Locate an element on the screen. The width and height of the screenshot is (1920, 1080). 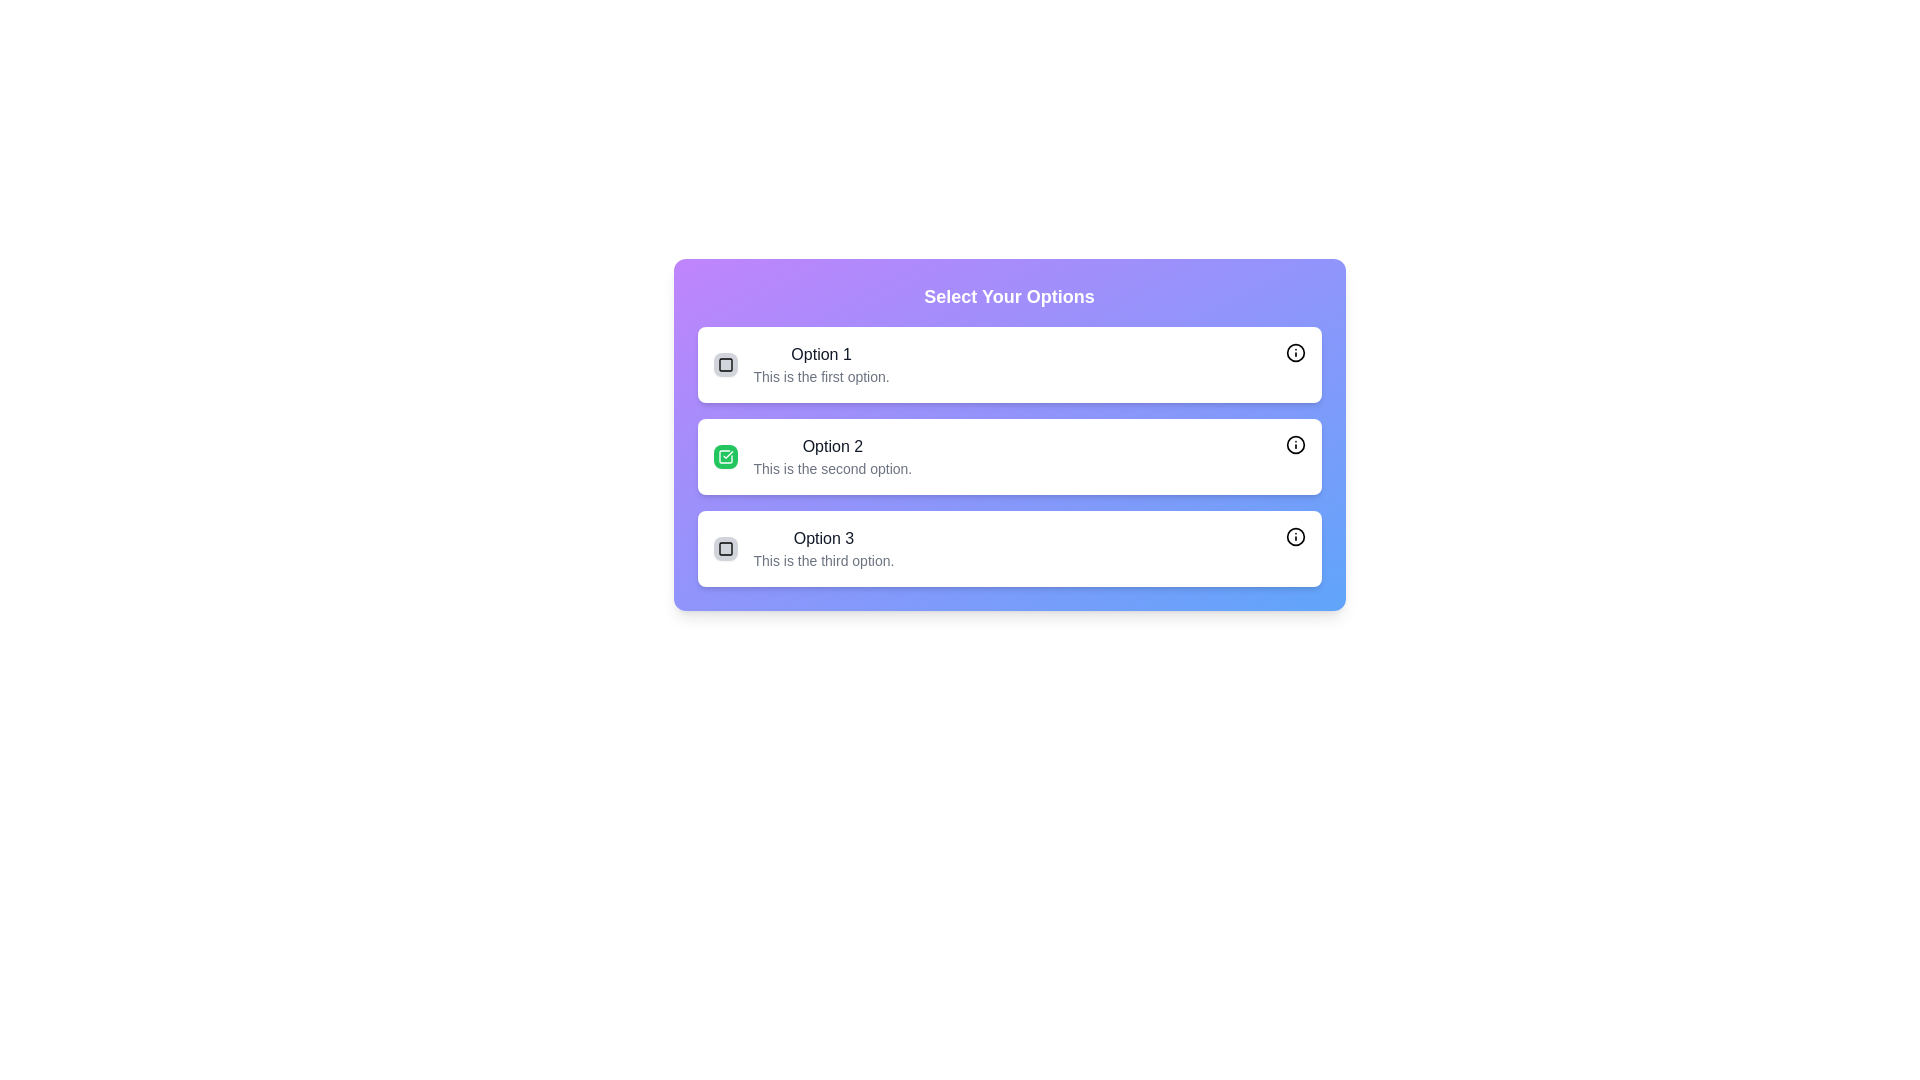
the checkbox for 'Option 1', which is a square element with rounded corners and a gray background is located at coordinates (724, 365).